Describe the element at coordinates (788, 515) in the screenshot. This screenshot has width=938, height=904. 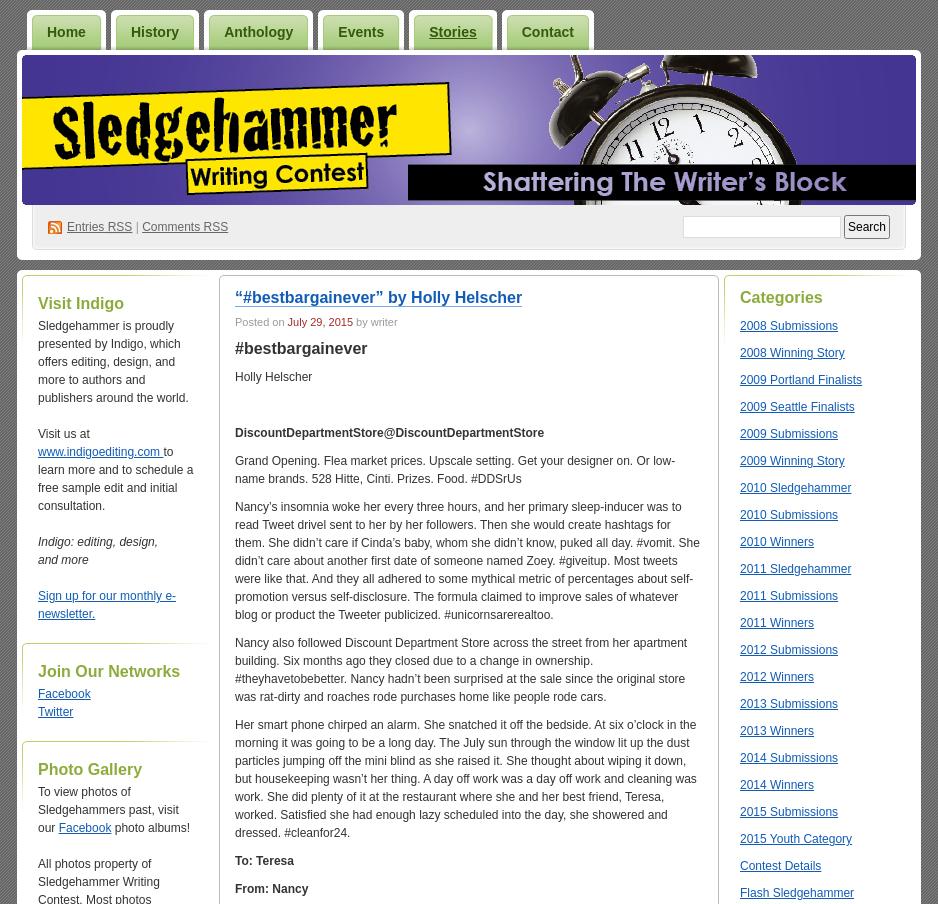
I see `'2010 Submissions'` at that location.